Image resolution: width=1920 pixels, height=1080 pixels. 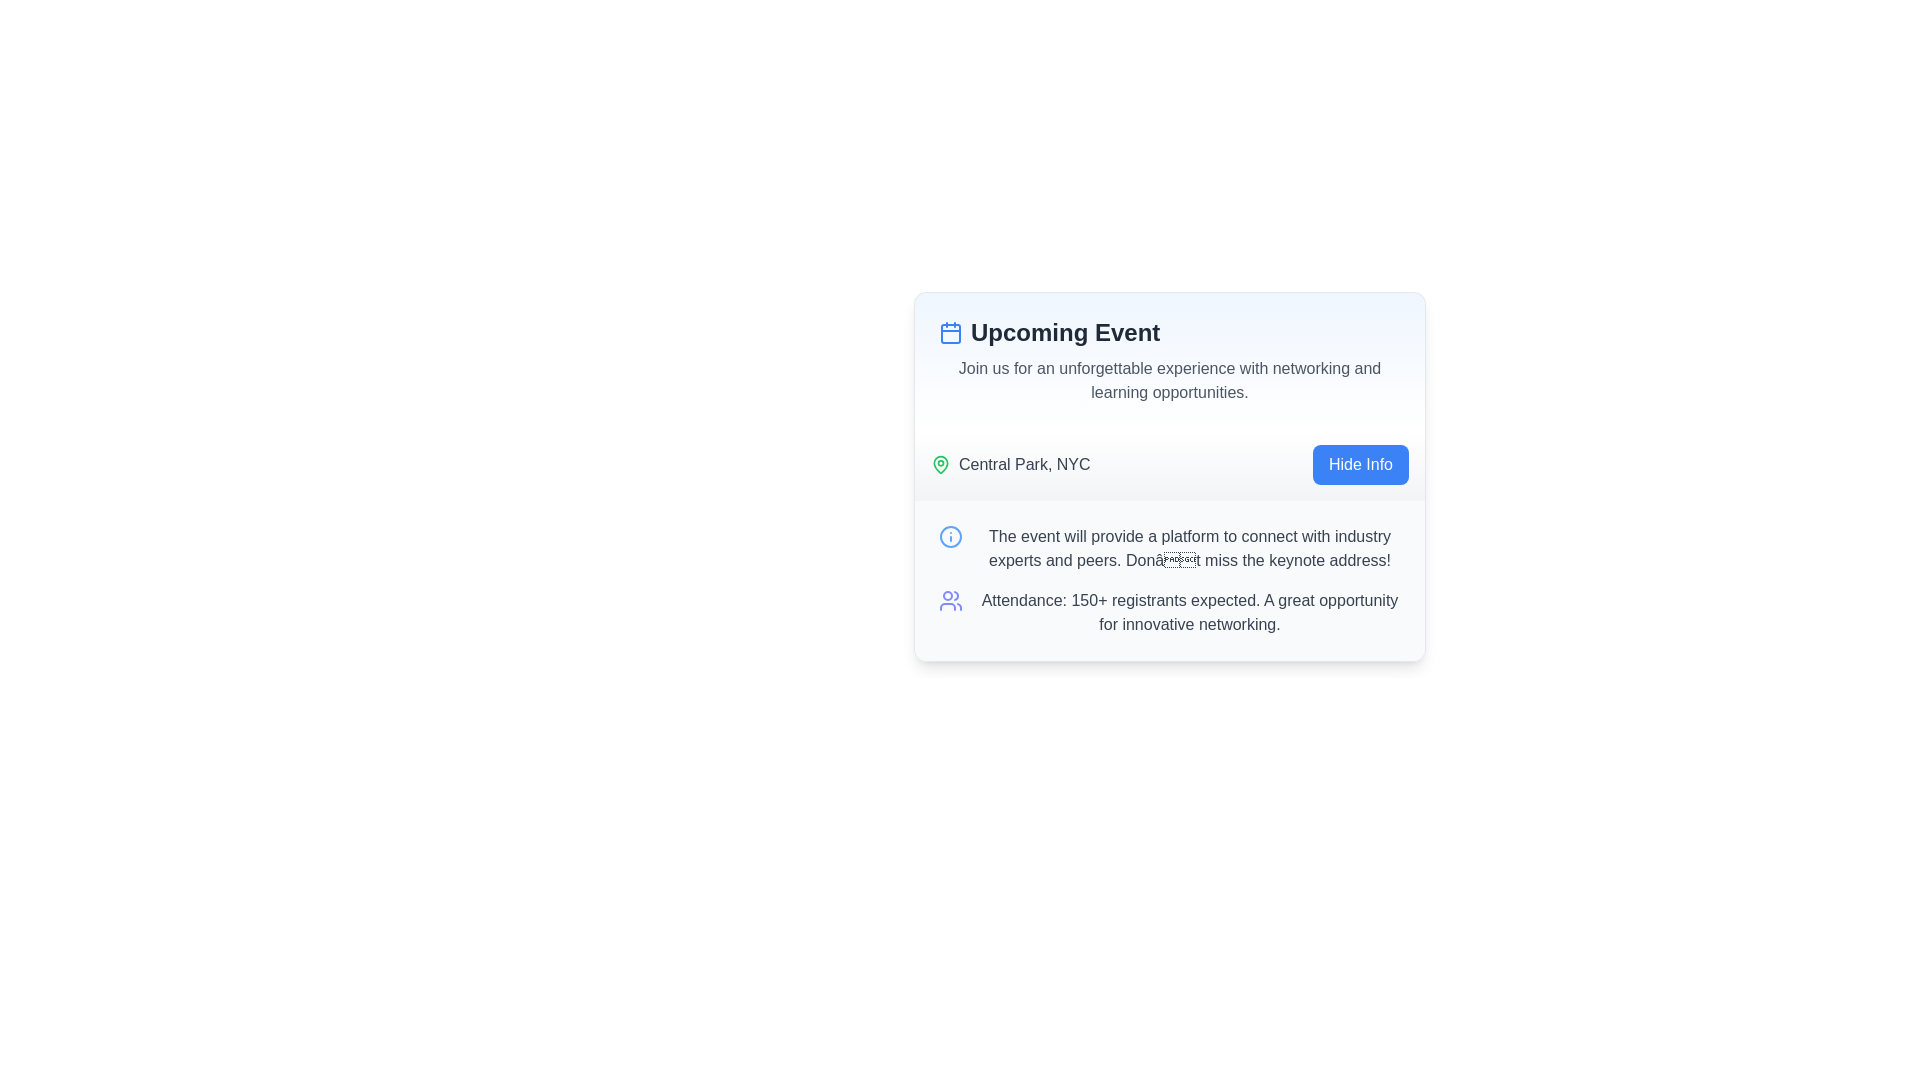 What do you see at coordinates (1010, 465) in the screenshot?
I see `the text element indicating 'Central Park, NYC' with the associated map pin icon, located next to the 'Hide Info' button` at bounding box center [1010, 465].